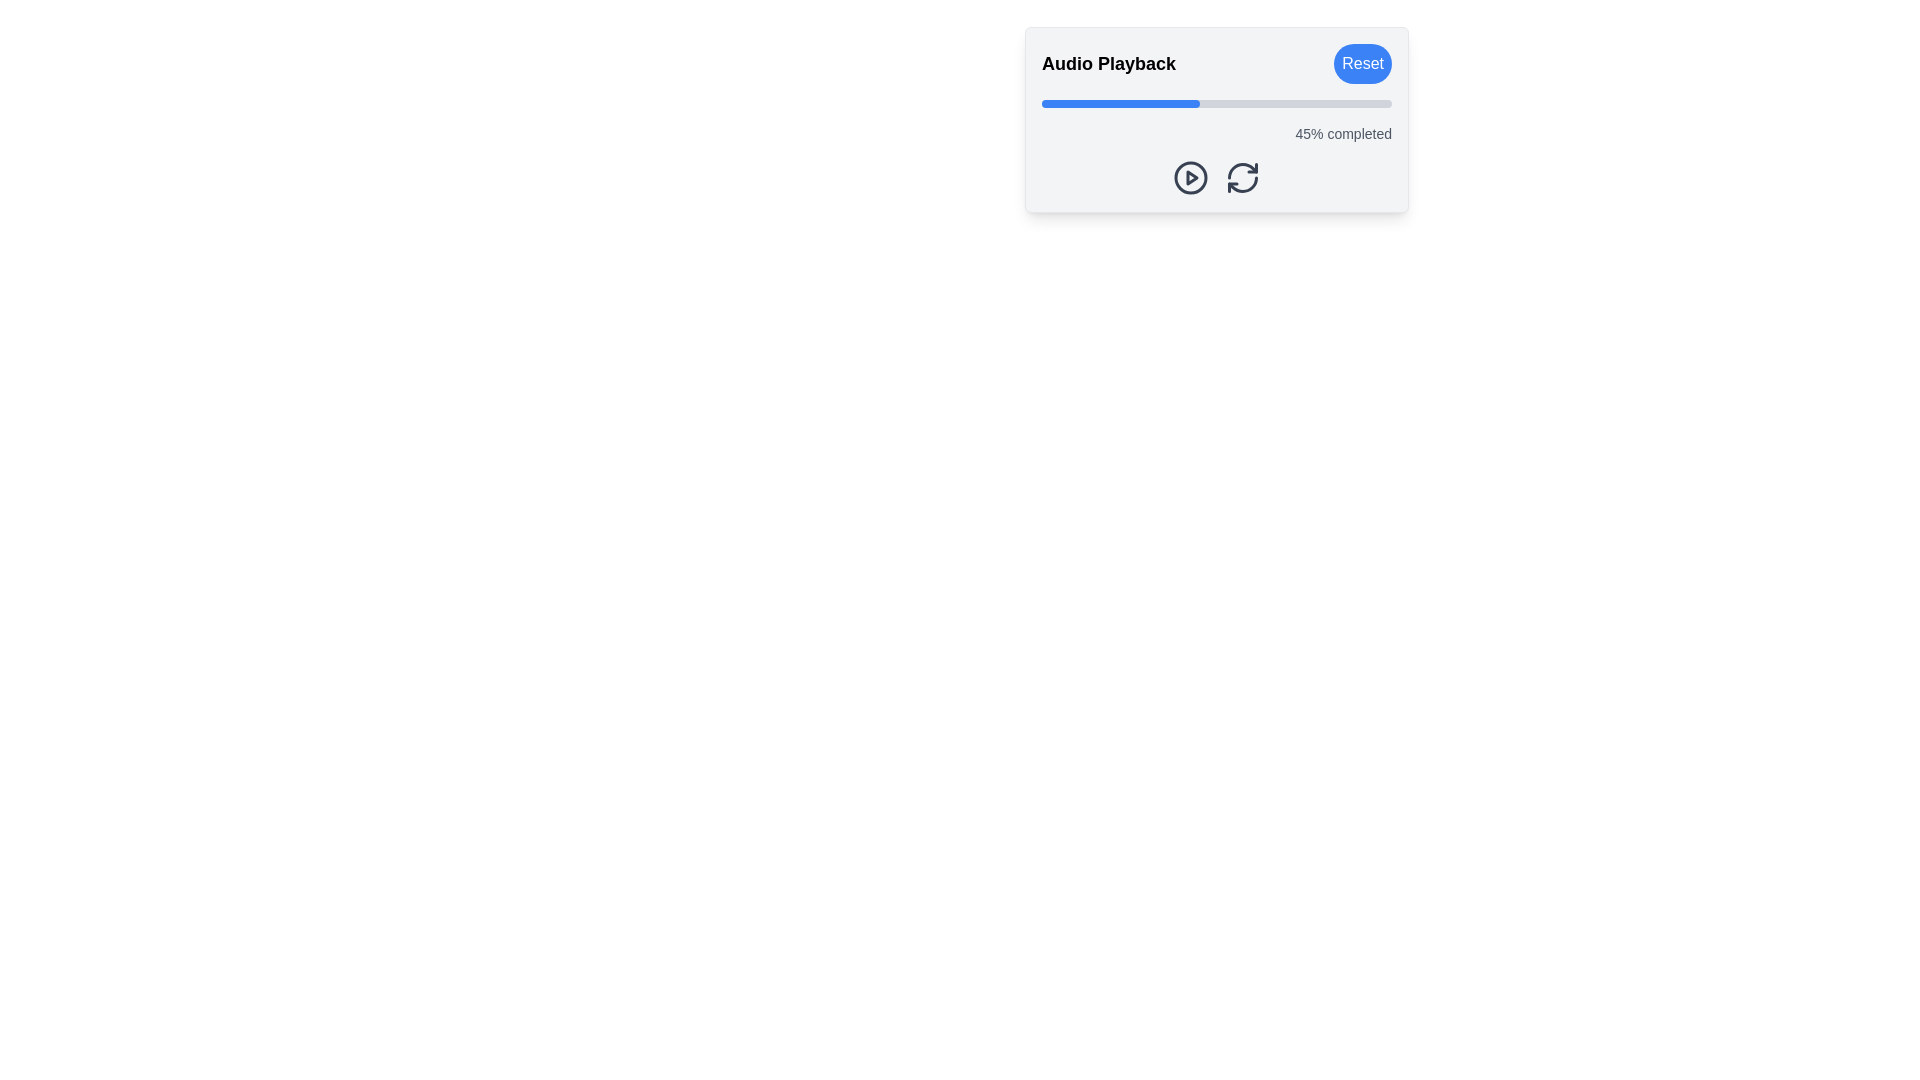 This screenshot has height=1080, width=1920. What do you see at coordinates (1380, 104) in the screenshot?
I see `progress` at bounding box center [1380, 104].